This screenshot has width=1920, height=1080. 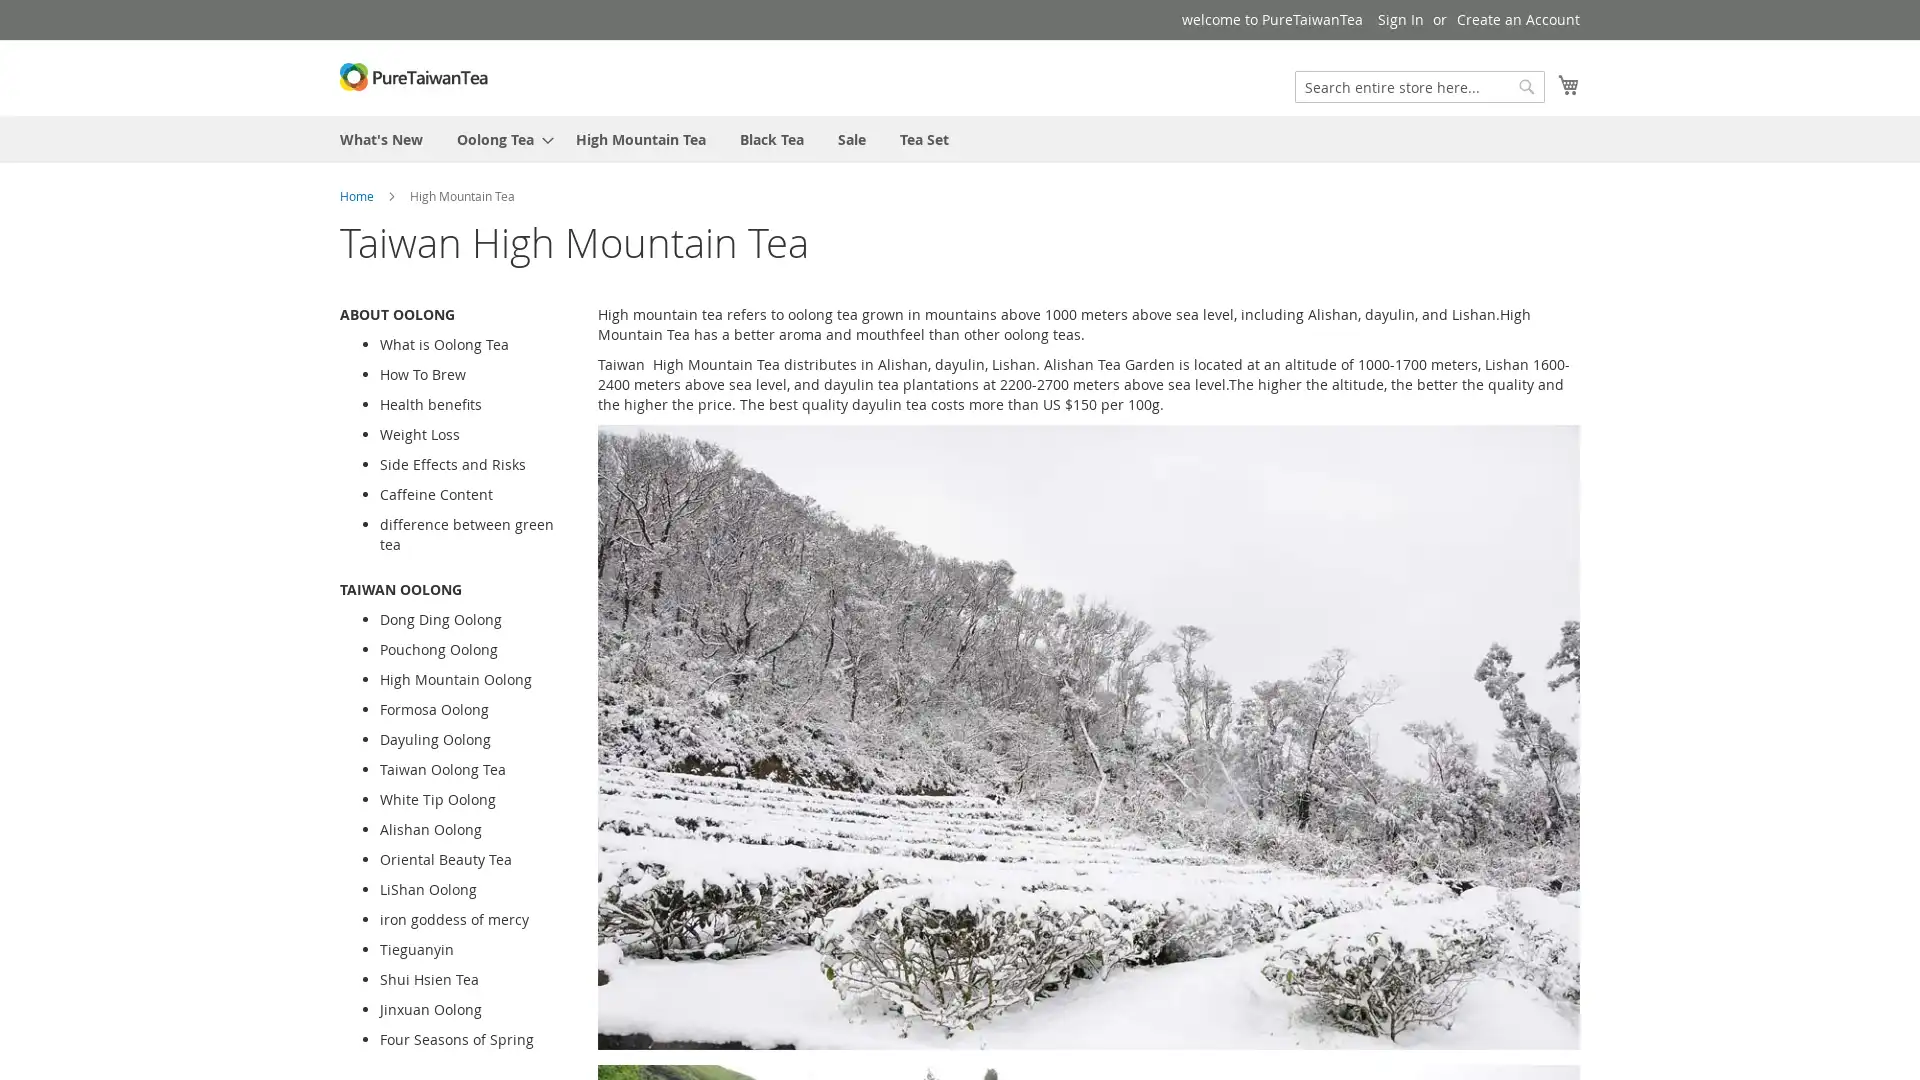 What do you see at coordinates (1525, 86) in the screenshot?
I see `Search` at bounding box center [1525, 86].